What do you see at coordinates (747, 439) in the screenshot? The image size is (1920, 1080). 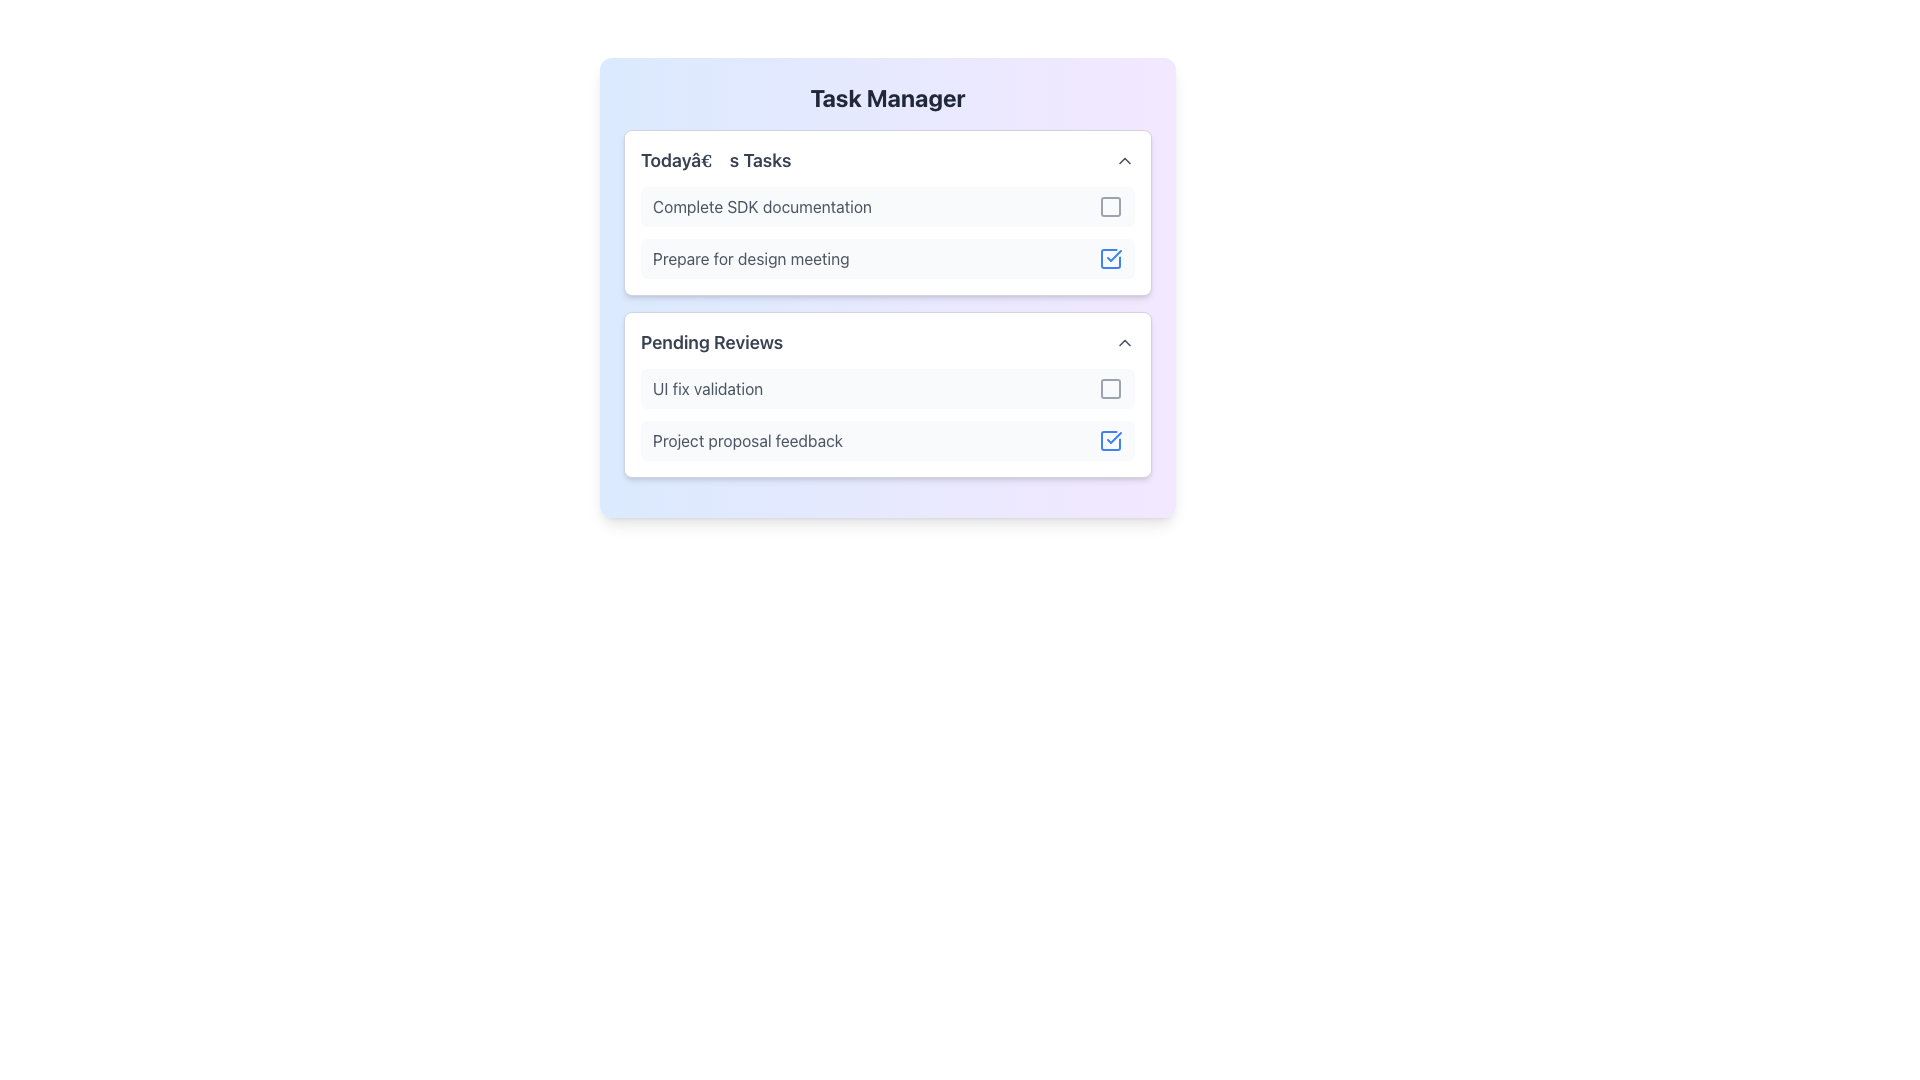 I see `the text label 'Project proposal feedback' located in the 'Pending Reviews' section of the Task Manager interface` at bounding box center [747, 439].